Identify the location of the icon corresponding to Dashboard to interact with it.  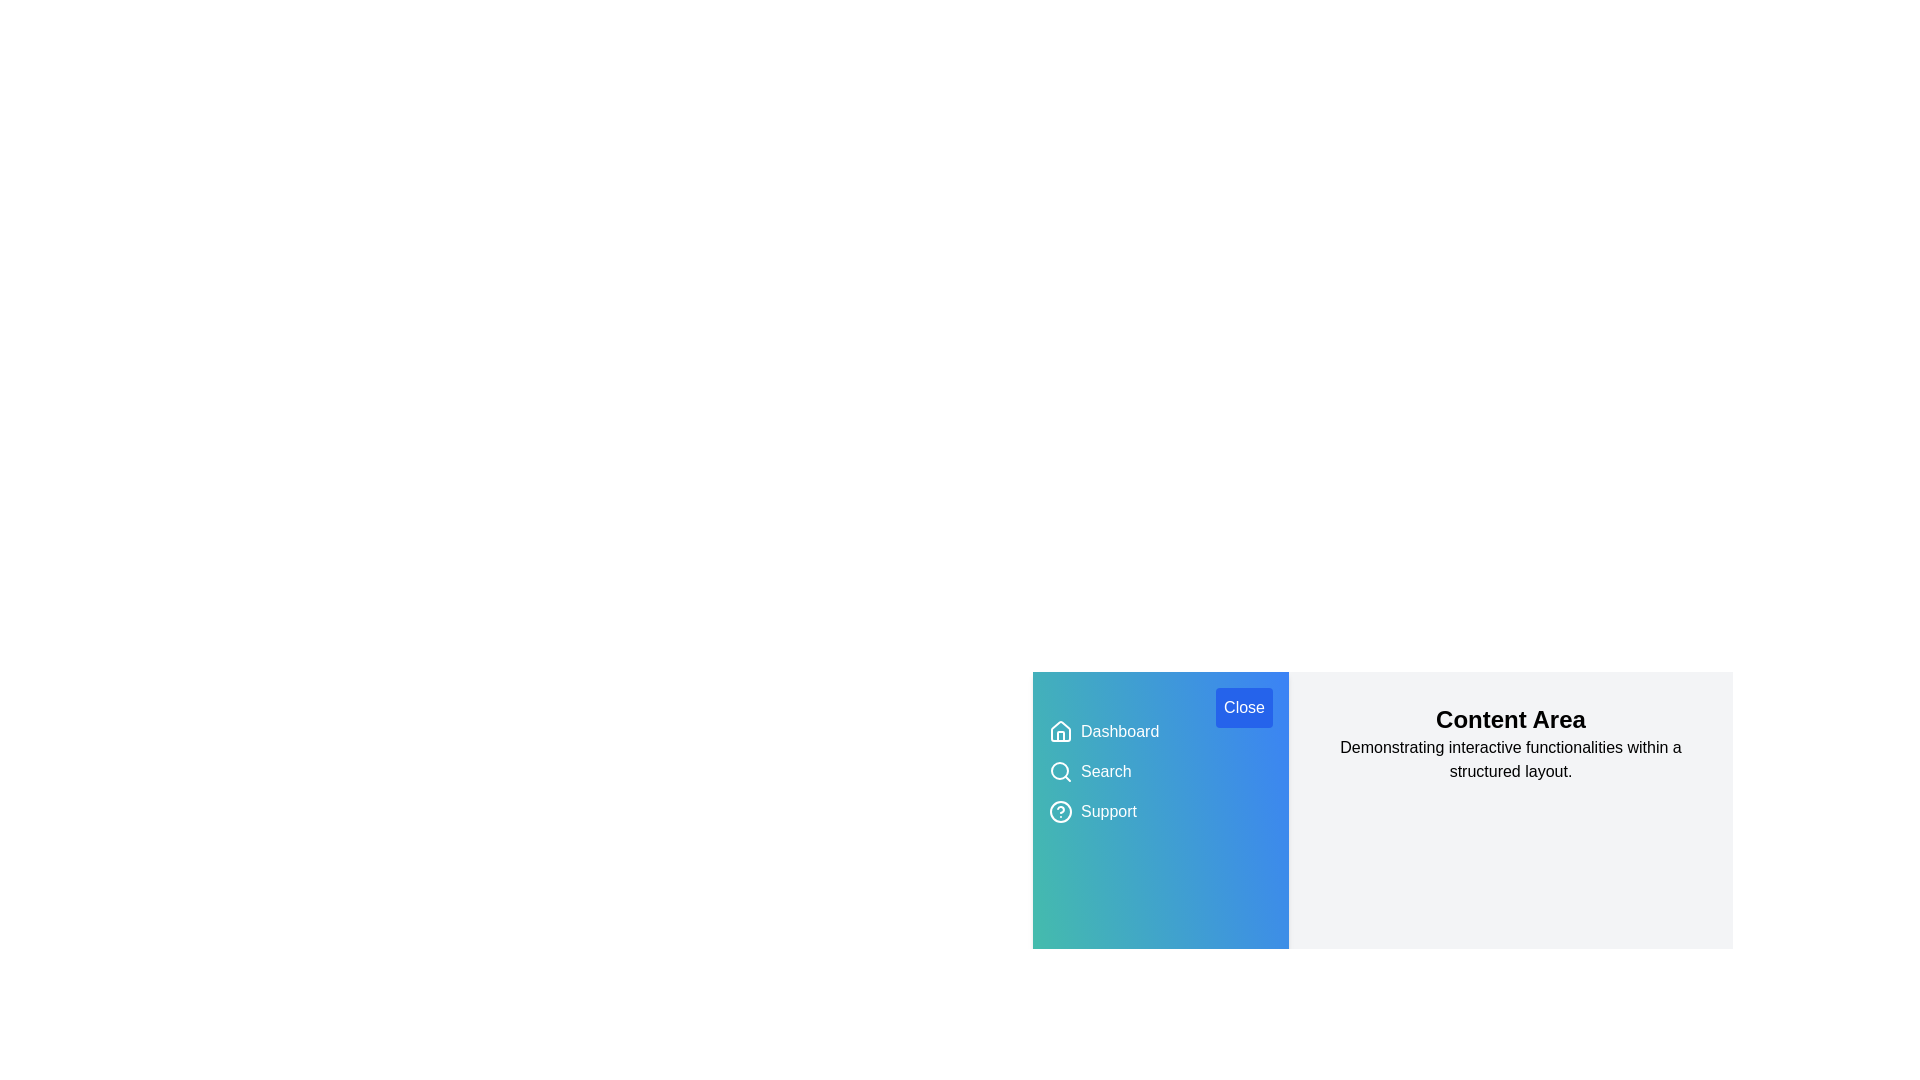
(1059, 732).